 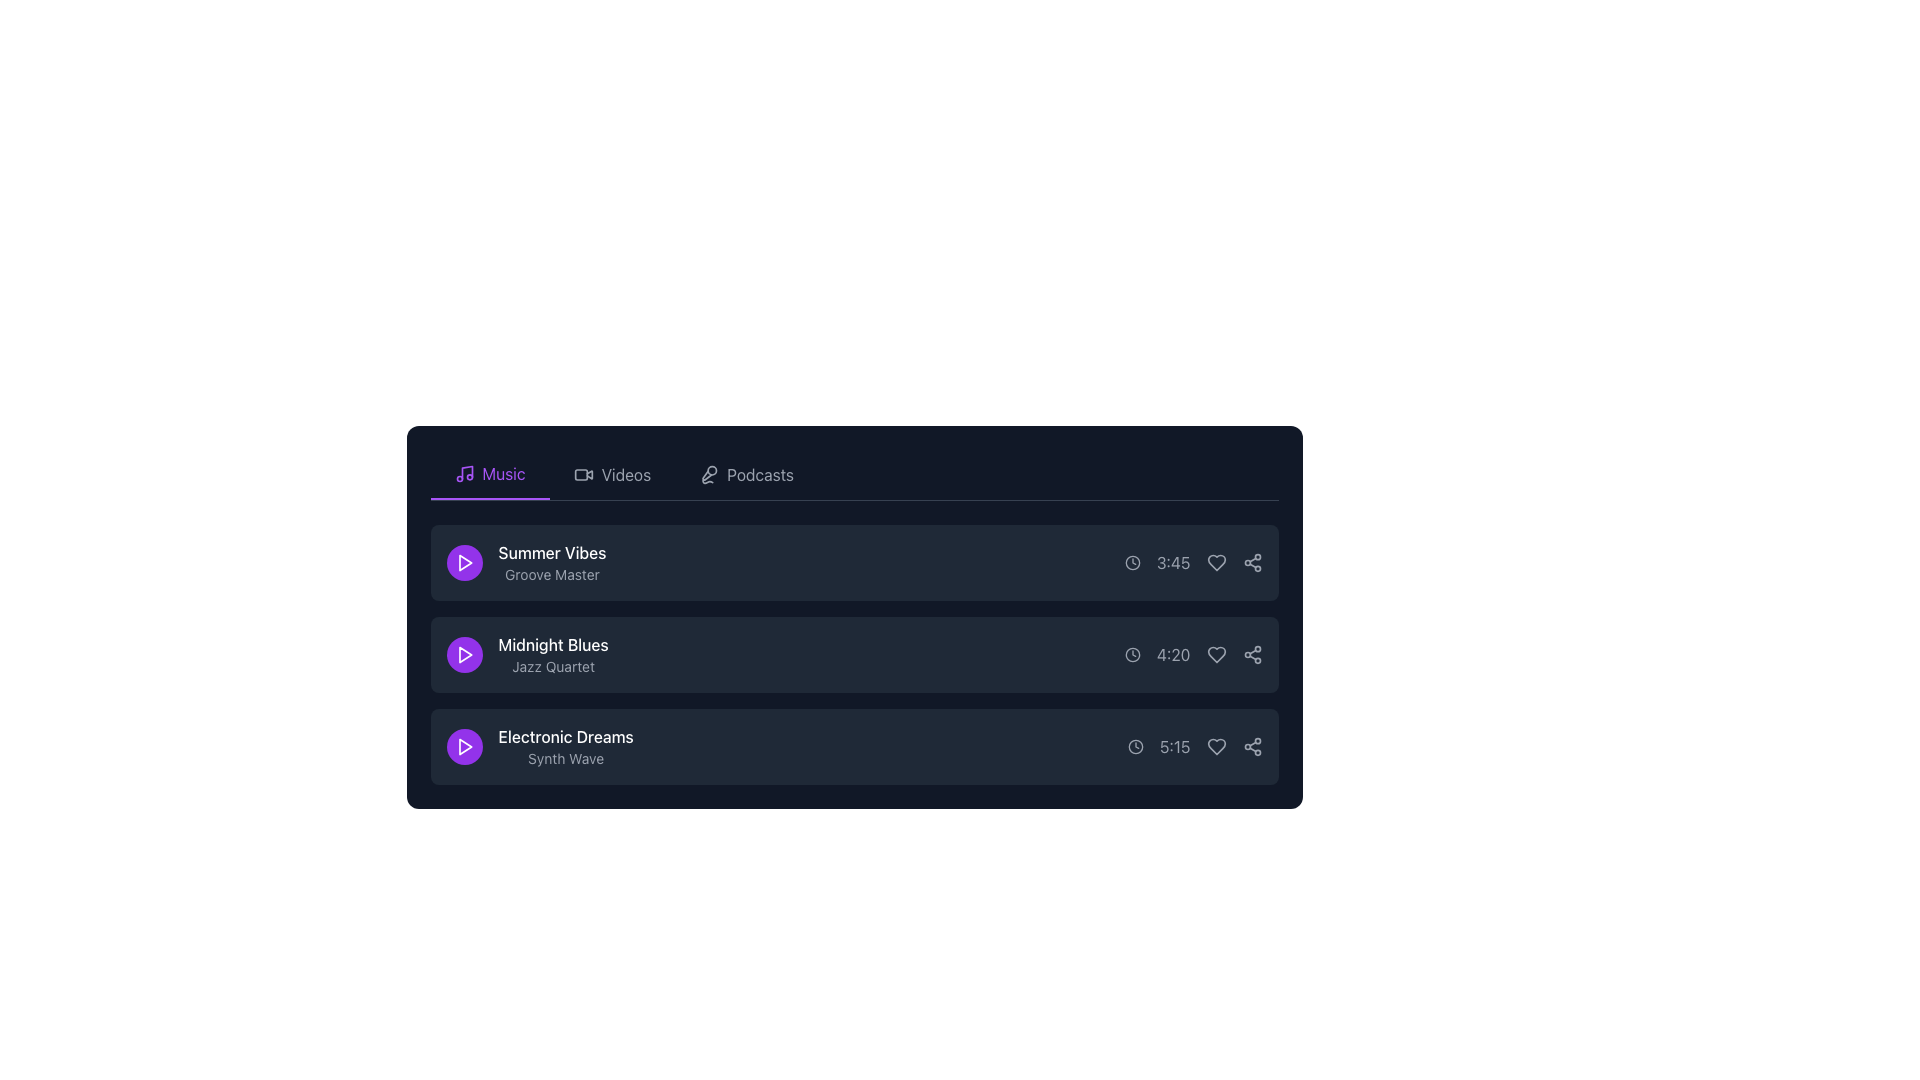 What do you see at coordinates (1215, 655) in the screenshot?
I see `the heart icon button` at bounding box center [1215, 655].